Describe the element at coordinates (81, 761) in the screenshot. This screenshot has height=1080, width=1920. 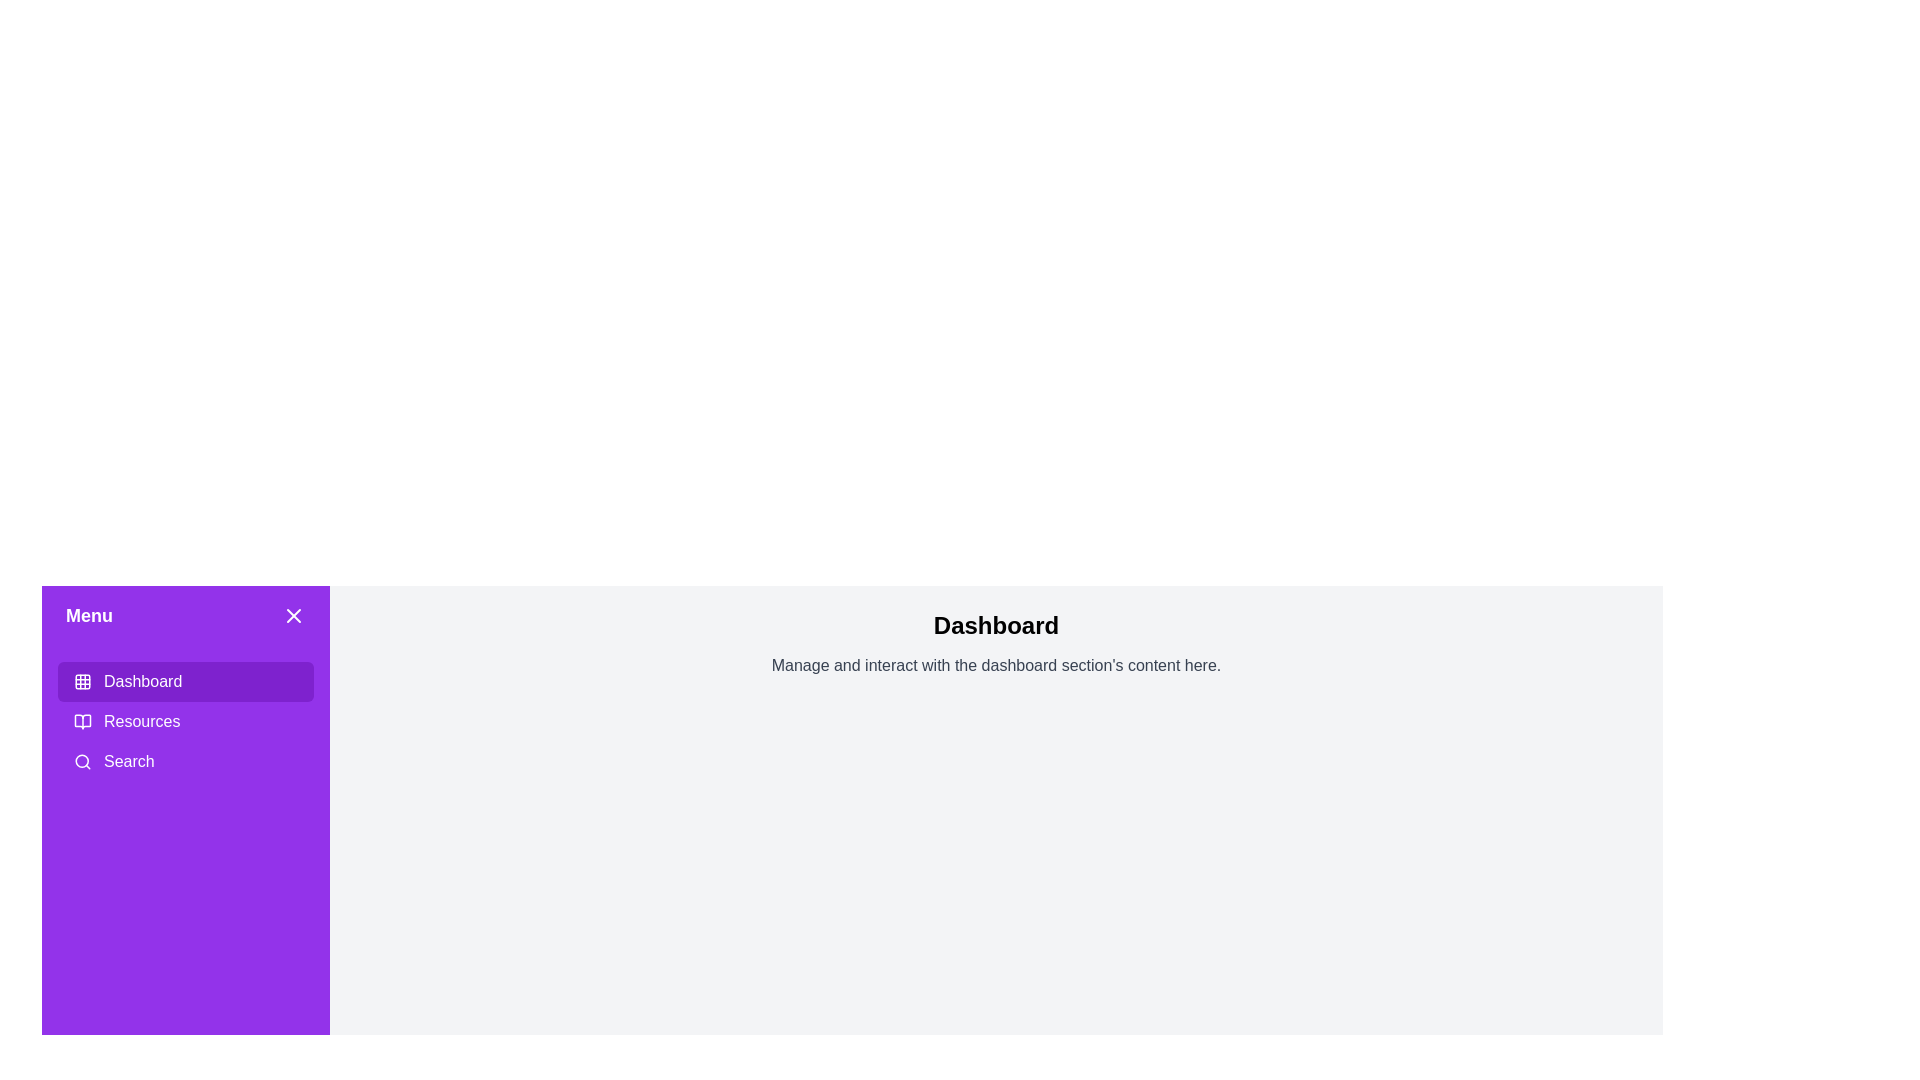
I see `the hollow circle component of the search icon located in the menu panel on the left side of the interface` at that location.